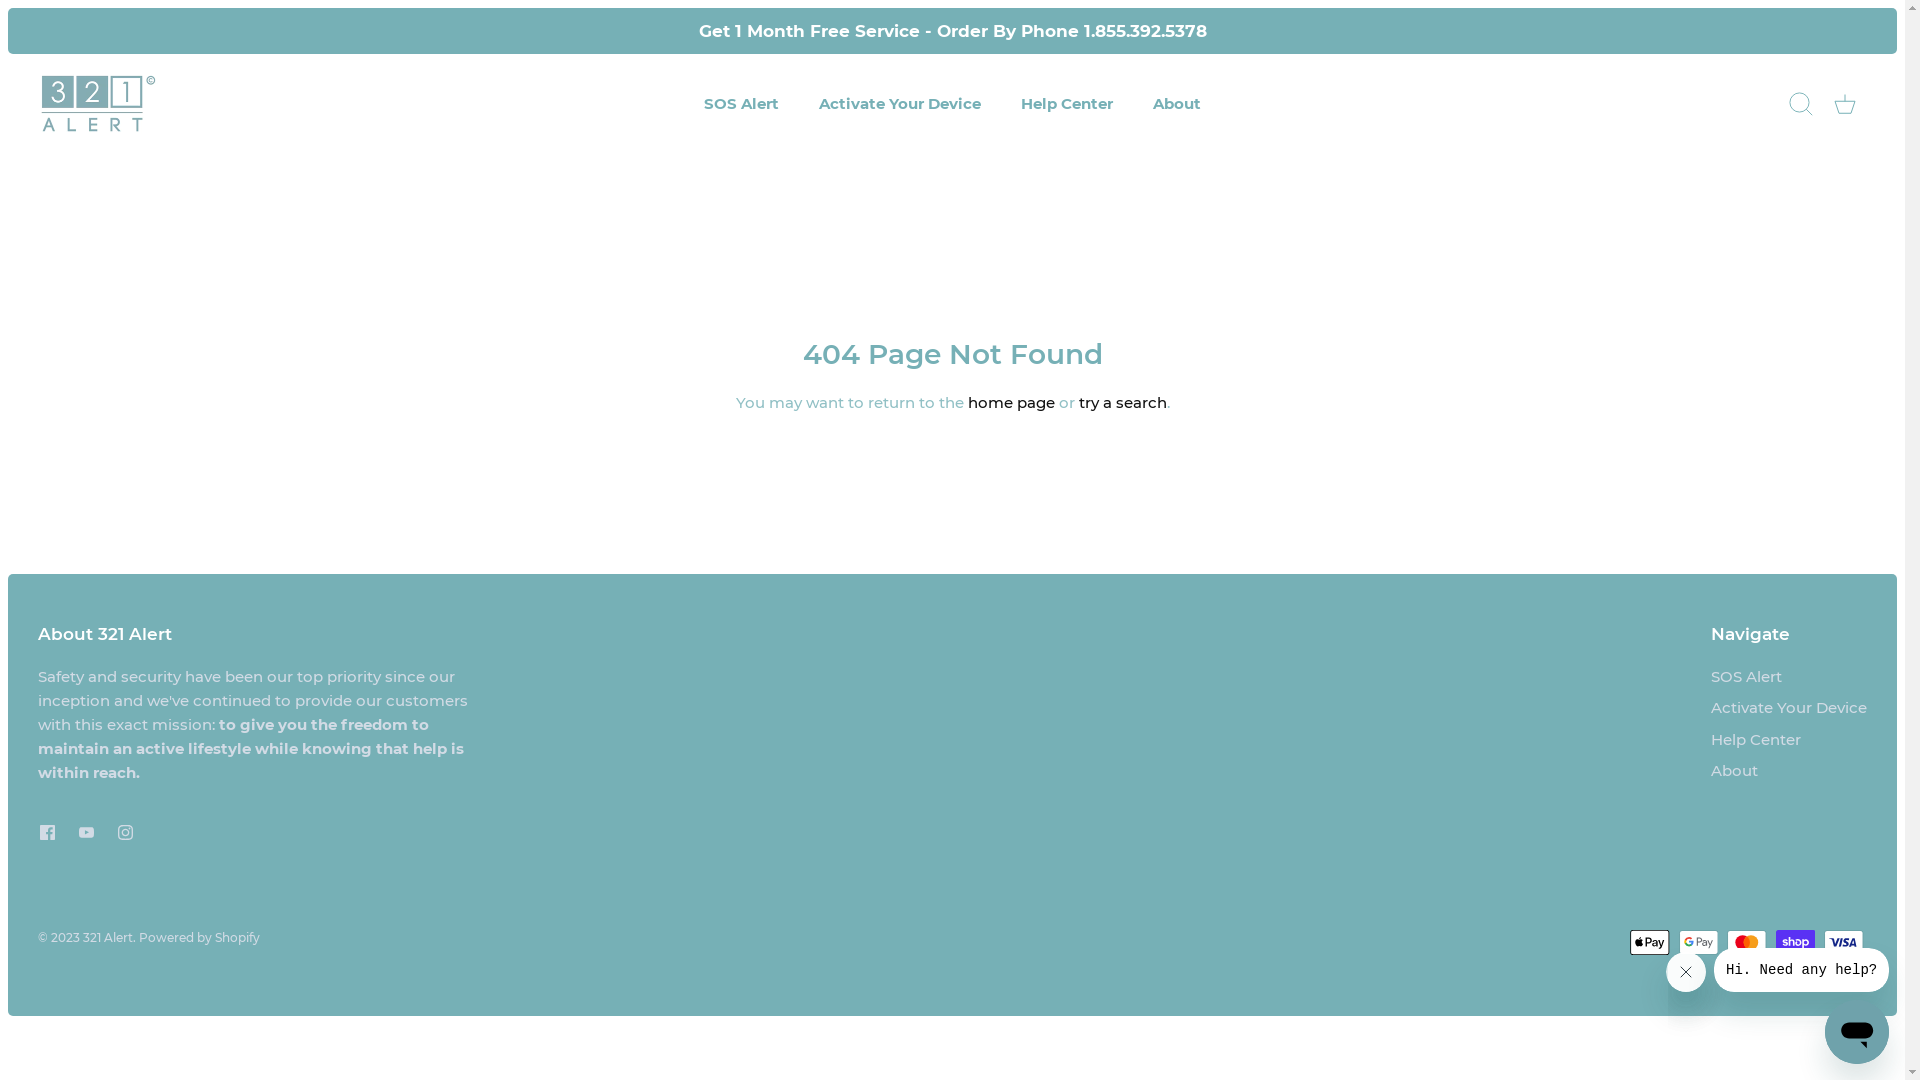 This screenshot has width=1920, height=1080. Describe the element at coordinates (1122, 402) in the screenshot. I see `'try a search'` at that location.